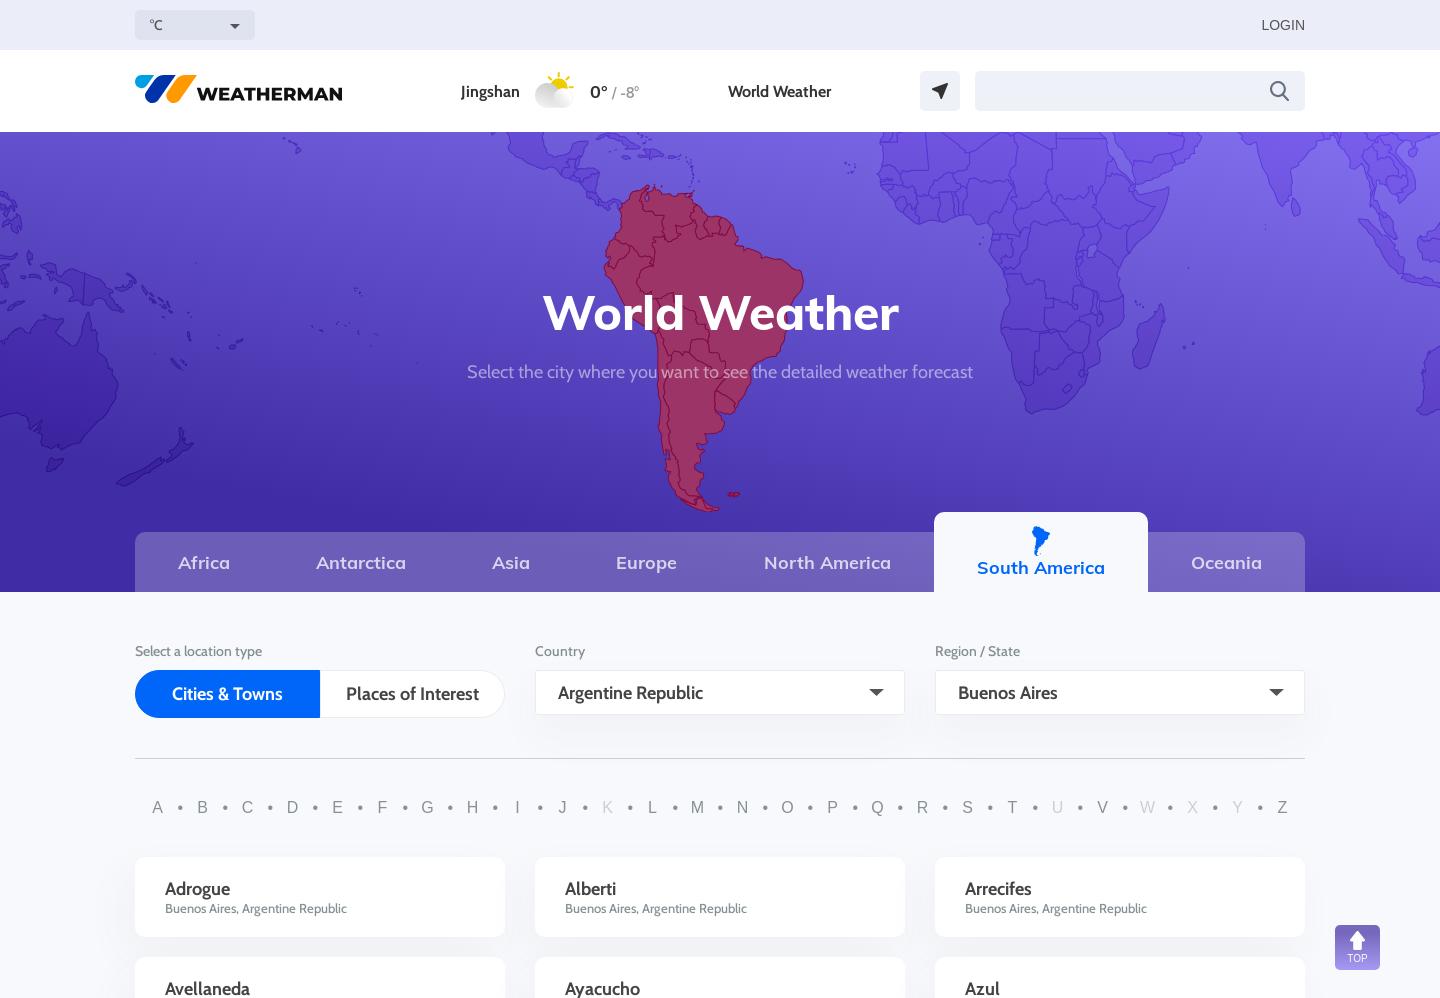 The width and height of the screenshot is (1440, 998). What do you see at coordinates (1356, 956) in the screenshot?
I see `'TOP'` at bounding box center [1356, 956].